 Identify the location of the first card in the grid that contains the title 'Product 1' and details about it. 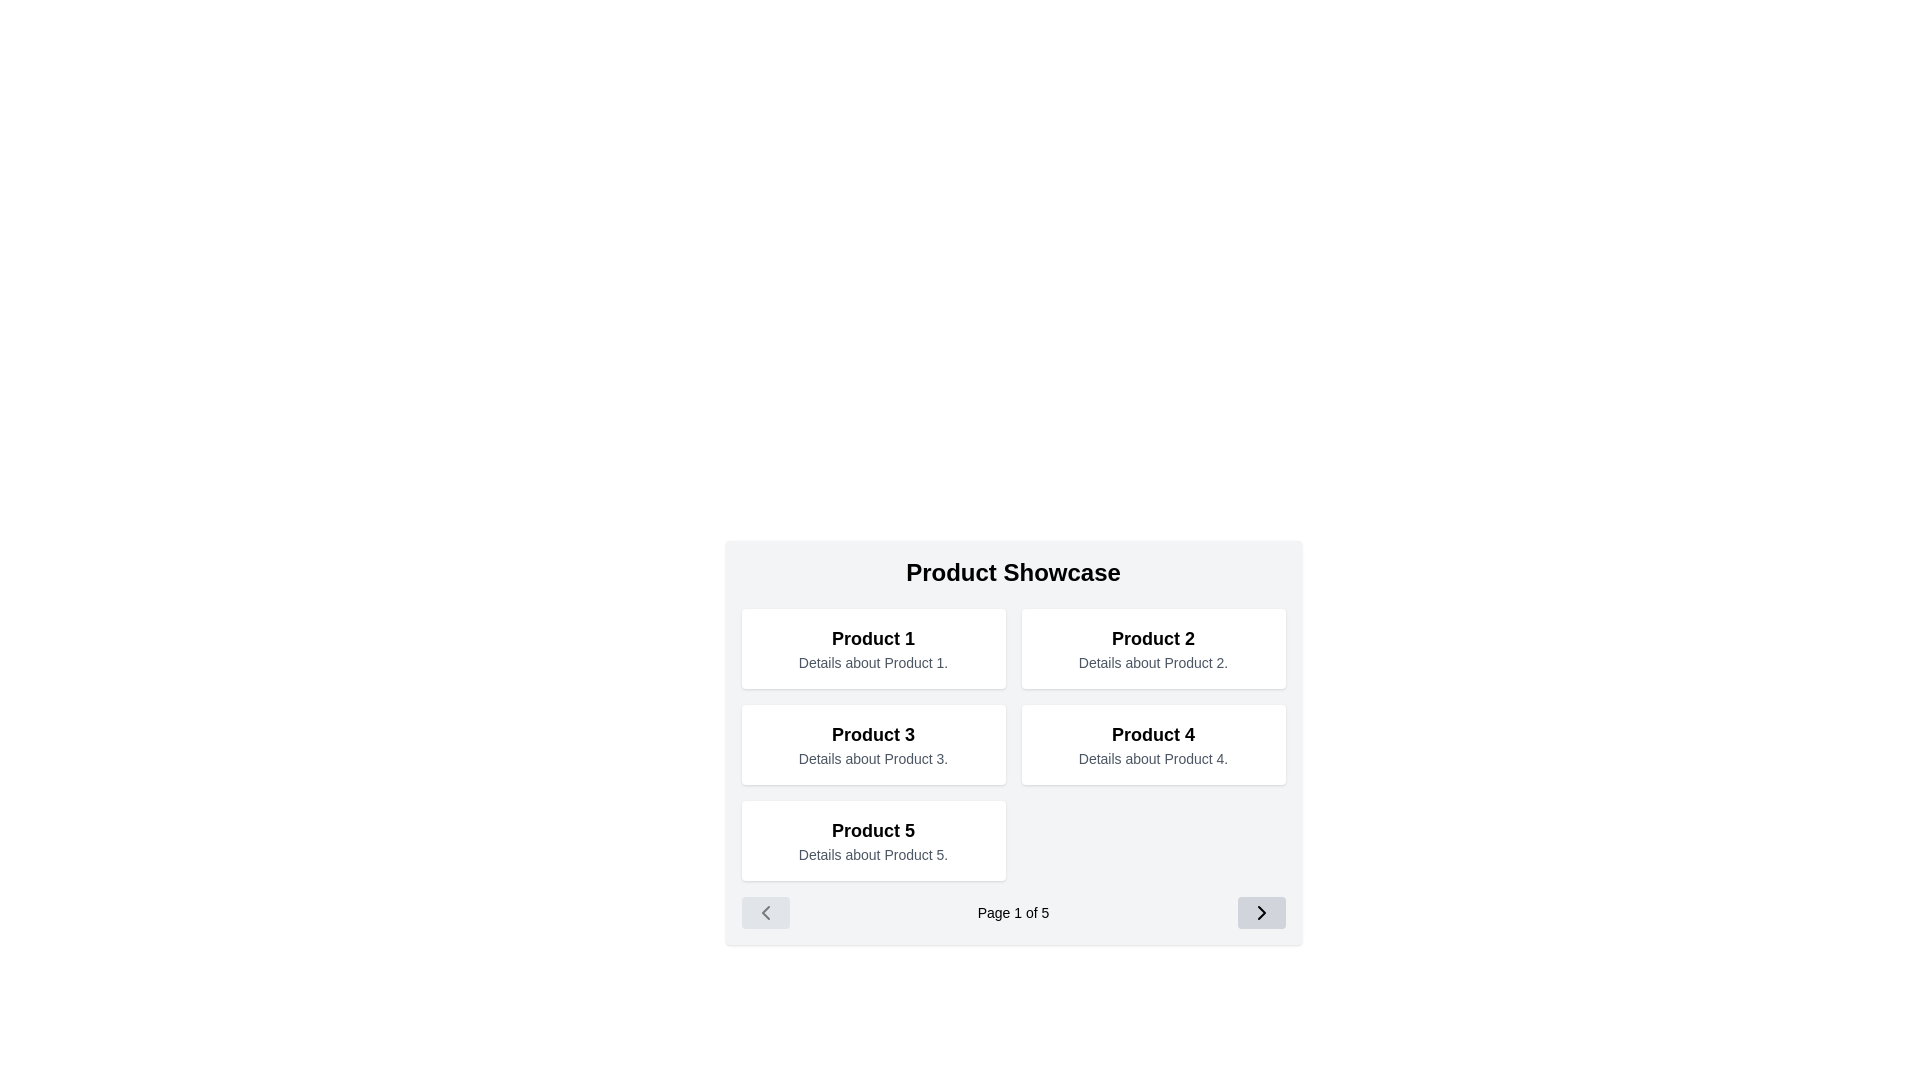
(873, 648).